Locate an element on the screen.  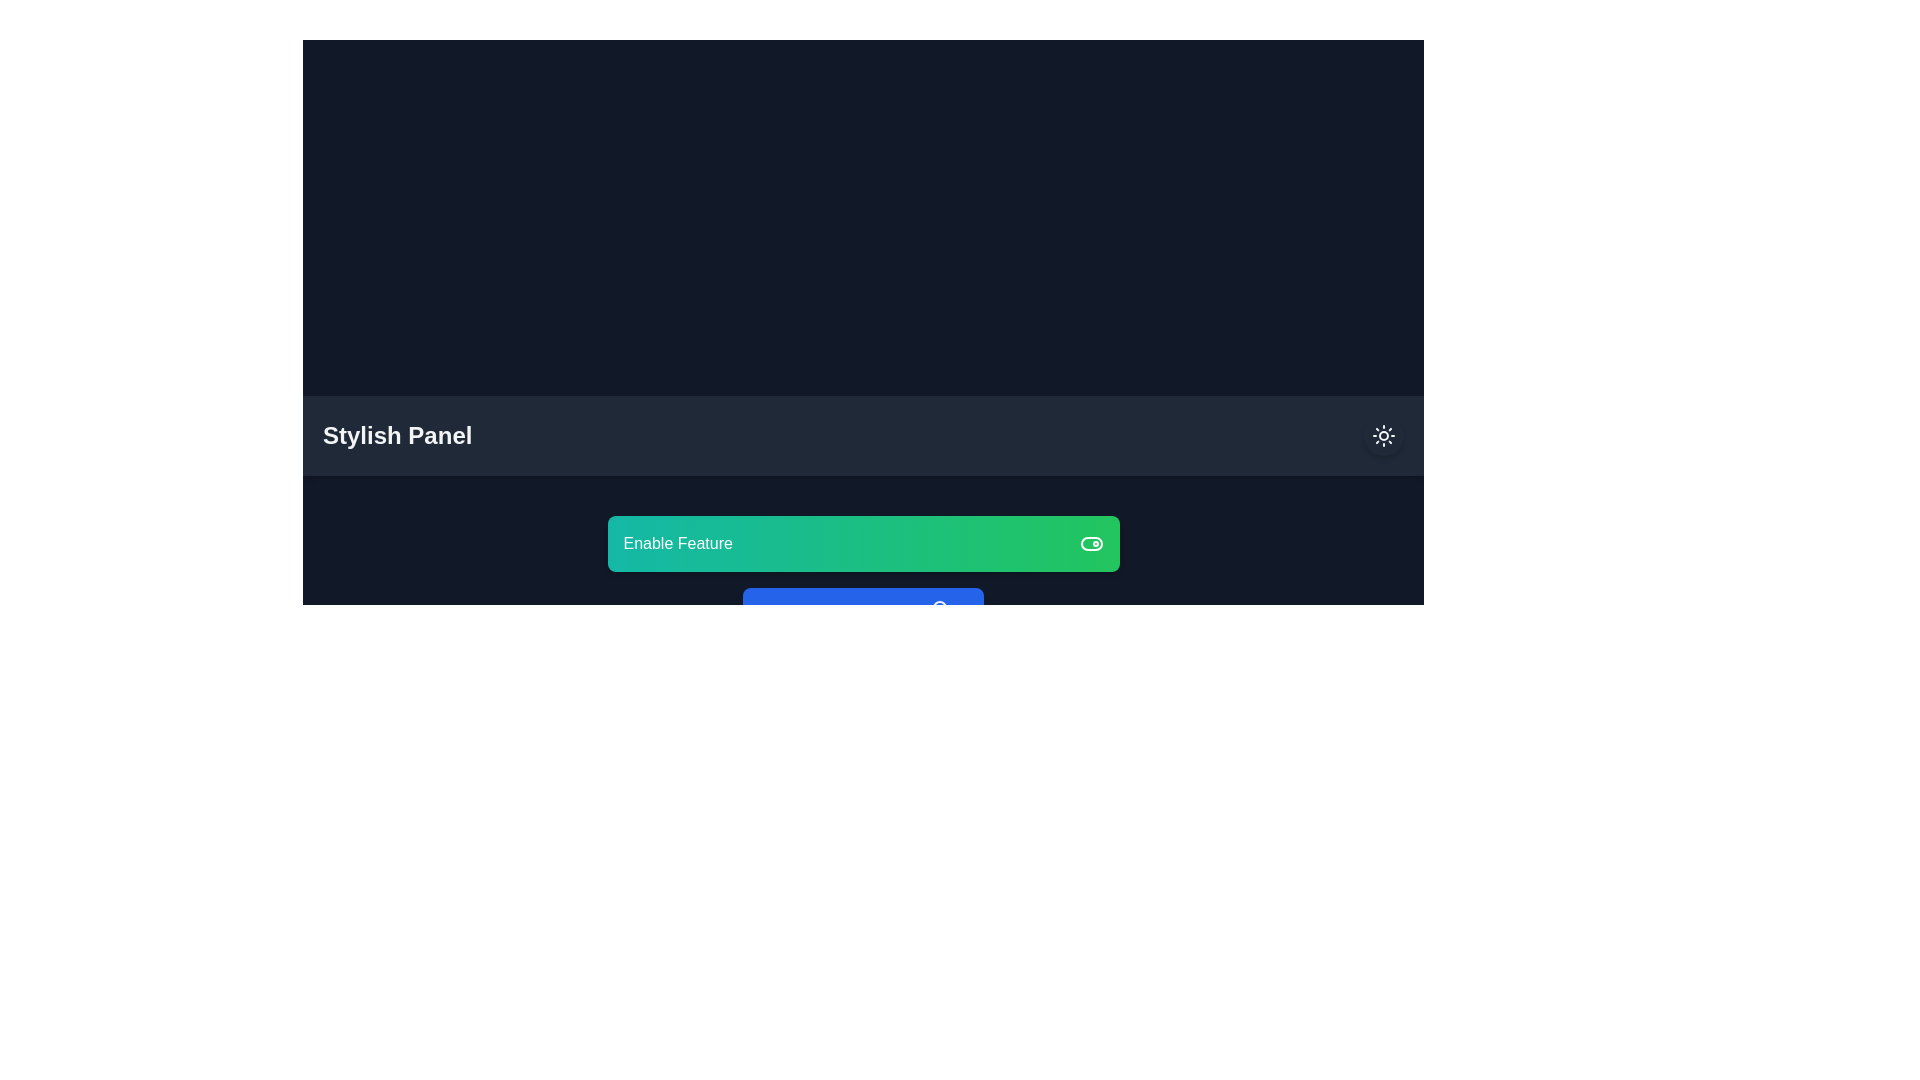
the blue button labeled 'Disable Notifications' is located at coordinates (863, 611).